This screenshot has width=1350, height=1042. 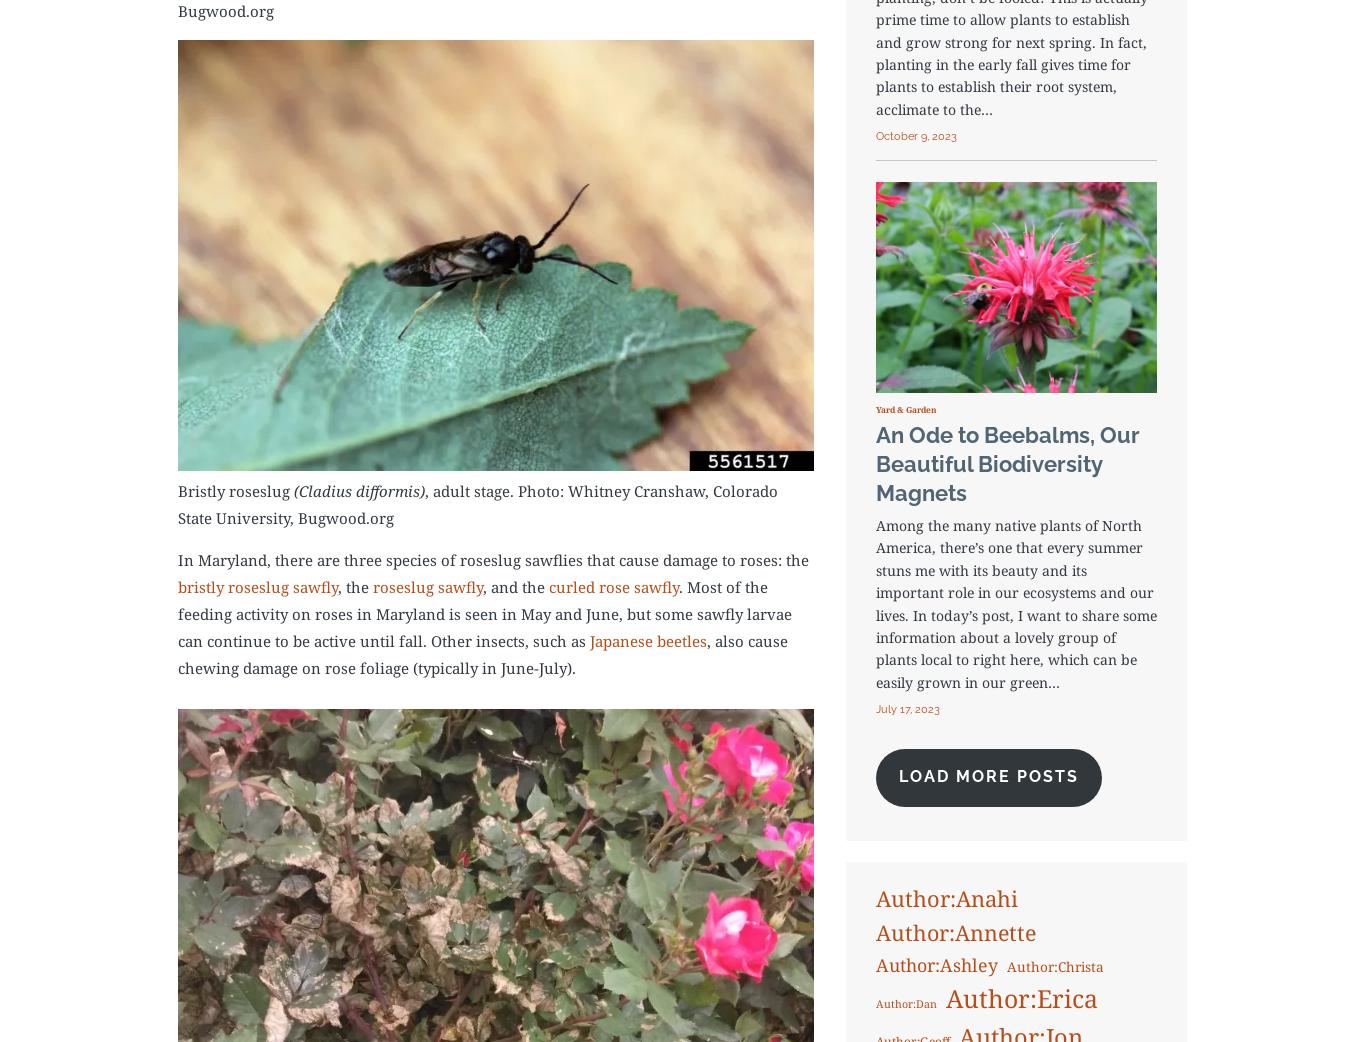 I want to click on 'Author:Ashley', so click(x=934, y=963).